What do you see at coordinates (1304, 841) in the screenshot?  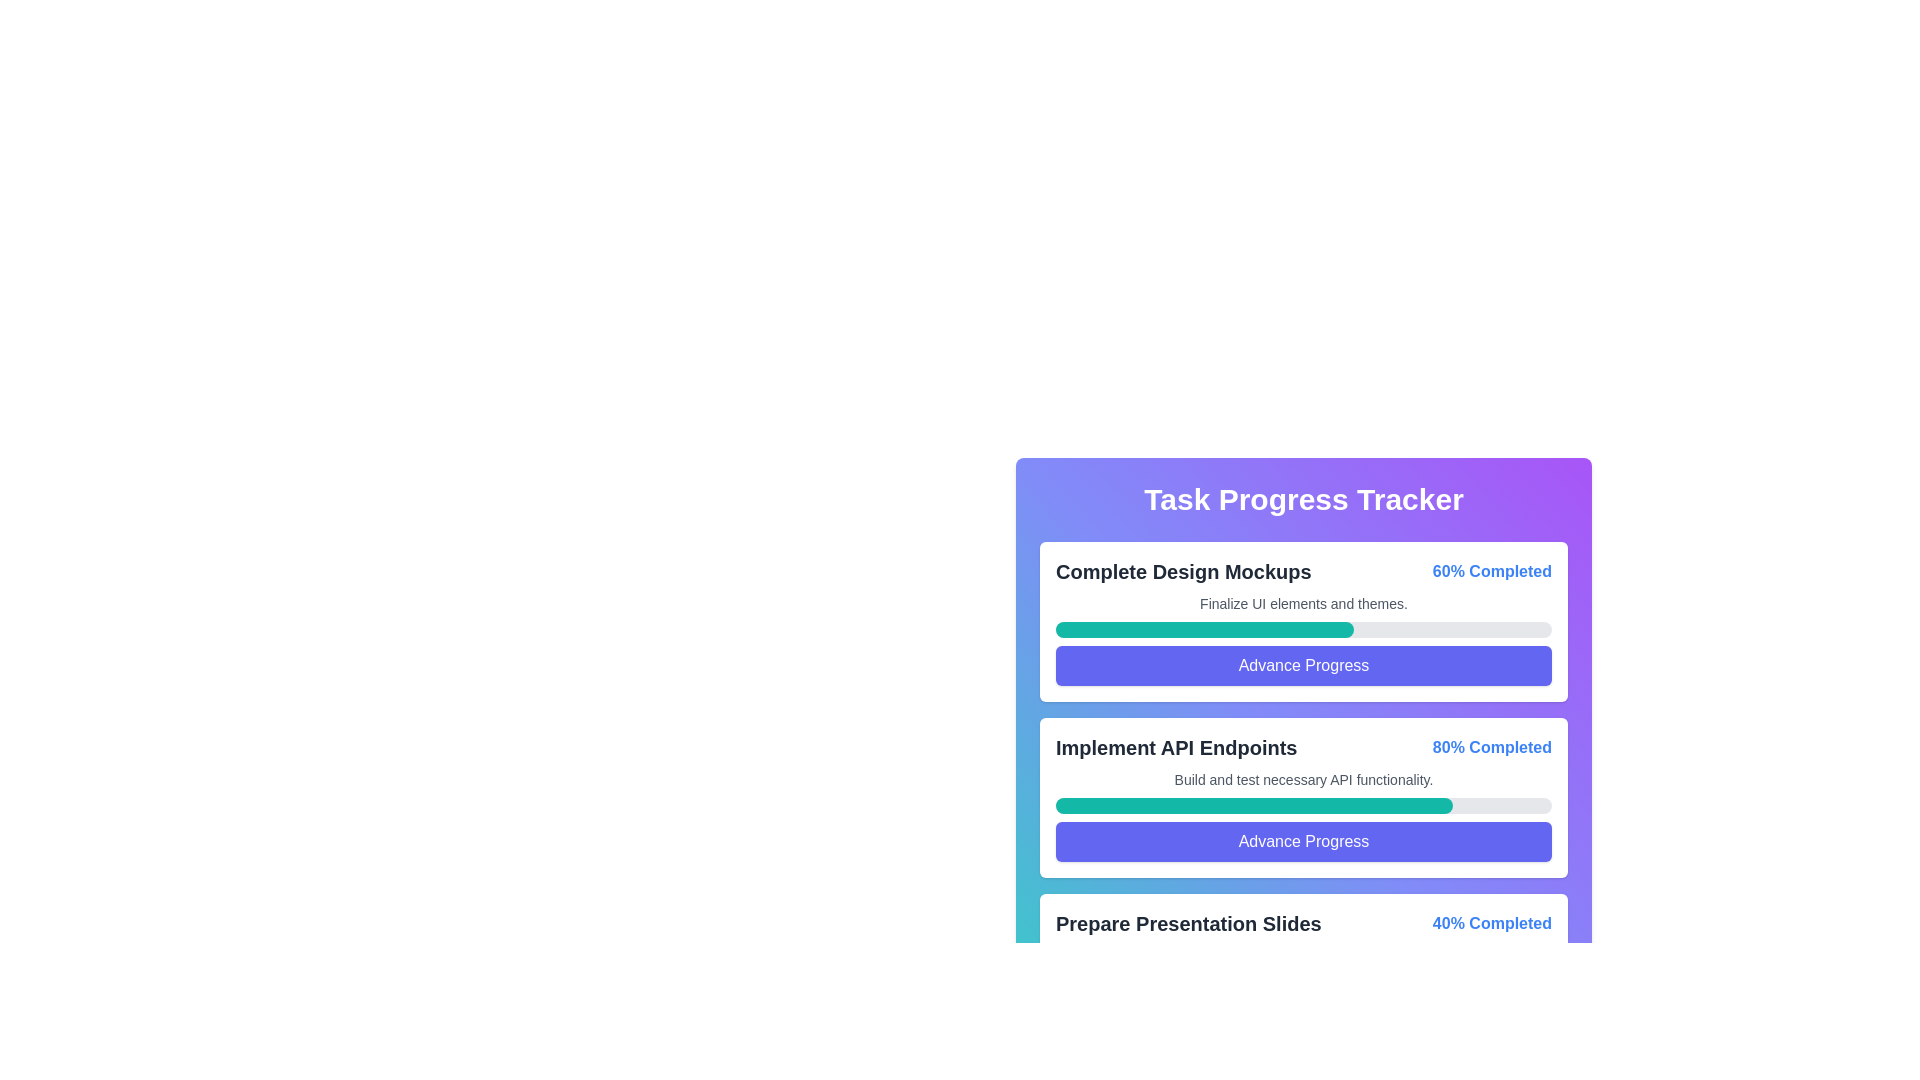 I see `the 'Advance Progress' button with a purple background and white text located at the bottom of the task card for 'Implement API Endpoints' to advance the progress` at bounding box center [1304, 841].